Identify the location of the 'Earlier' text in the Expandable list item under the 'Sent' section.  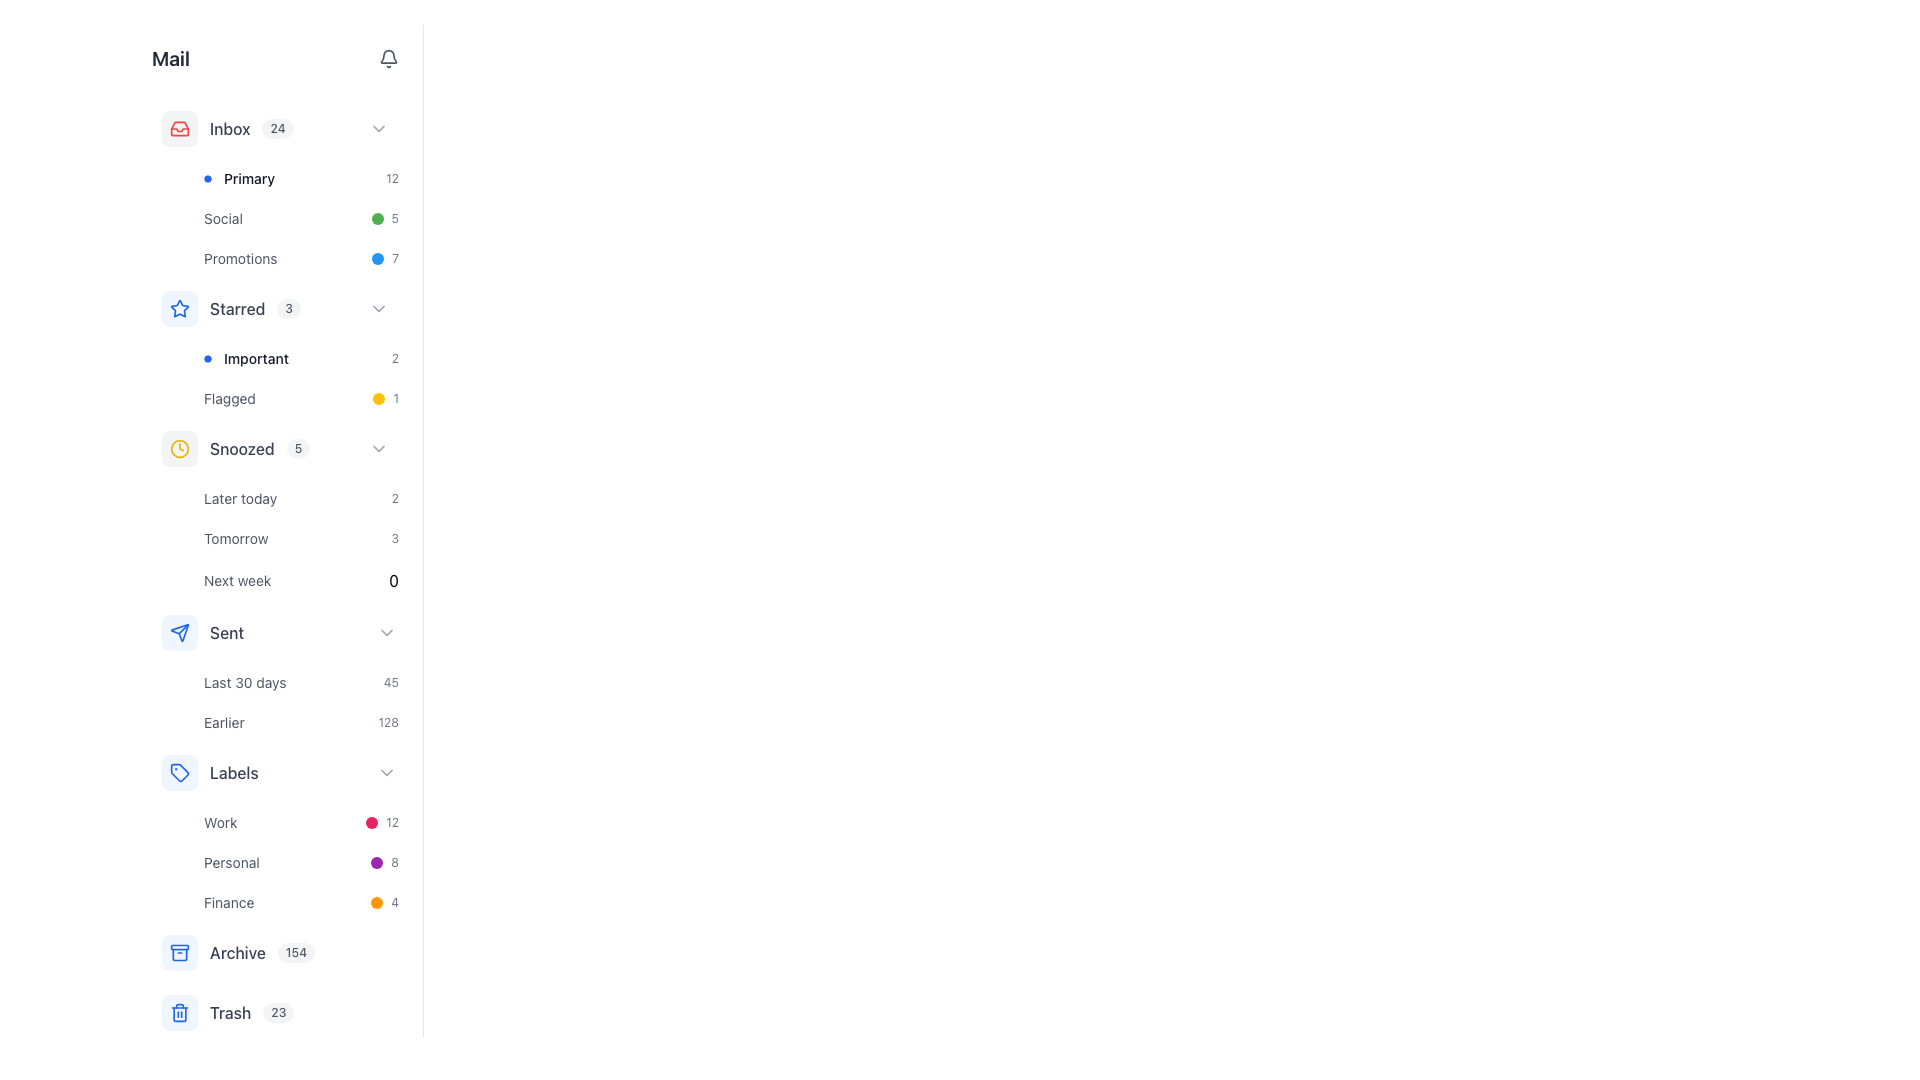
(278, 672).